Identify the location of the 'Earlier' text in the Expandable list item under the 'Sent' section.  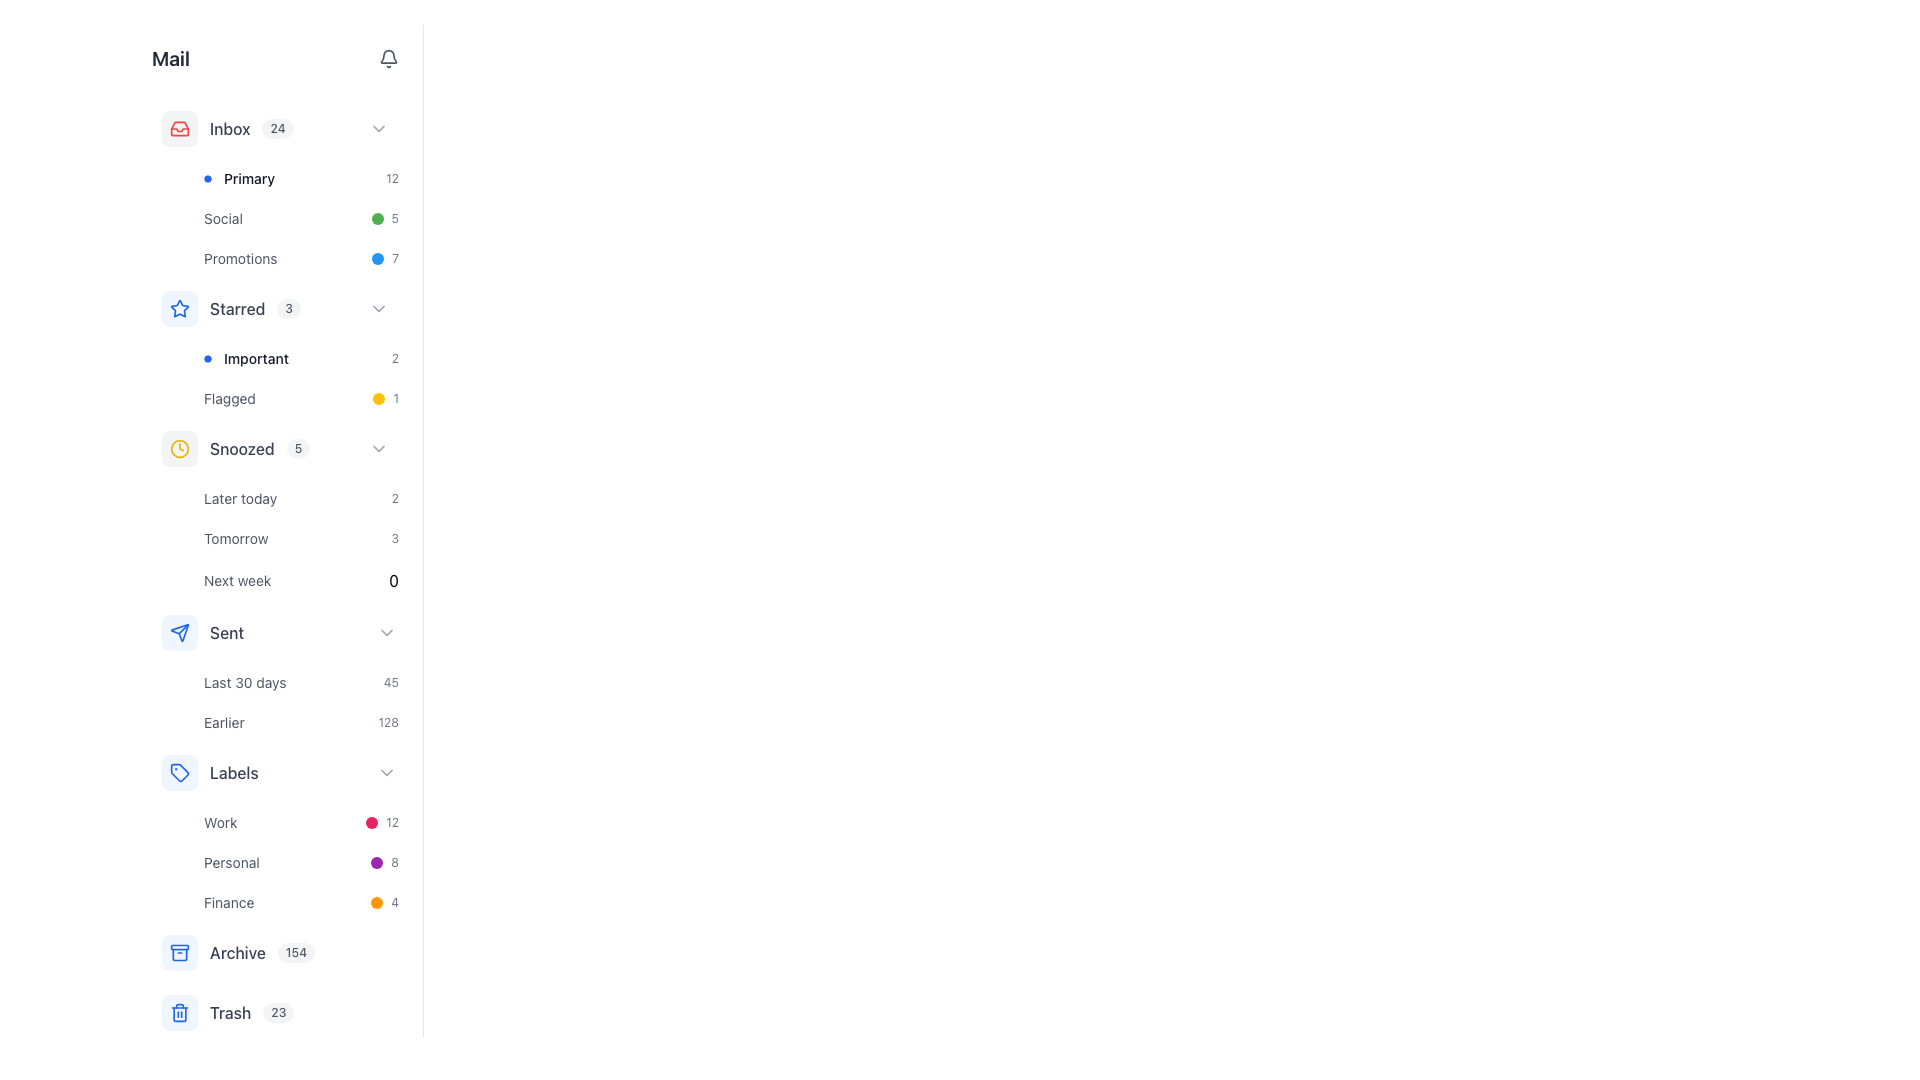
(278, 672).